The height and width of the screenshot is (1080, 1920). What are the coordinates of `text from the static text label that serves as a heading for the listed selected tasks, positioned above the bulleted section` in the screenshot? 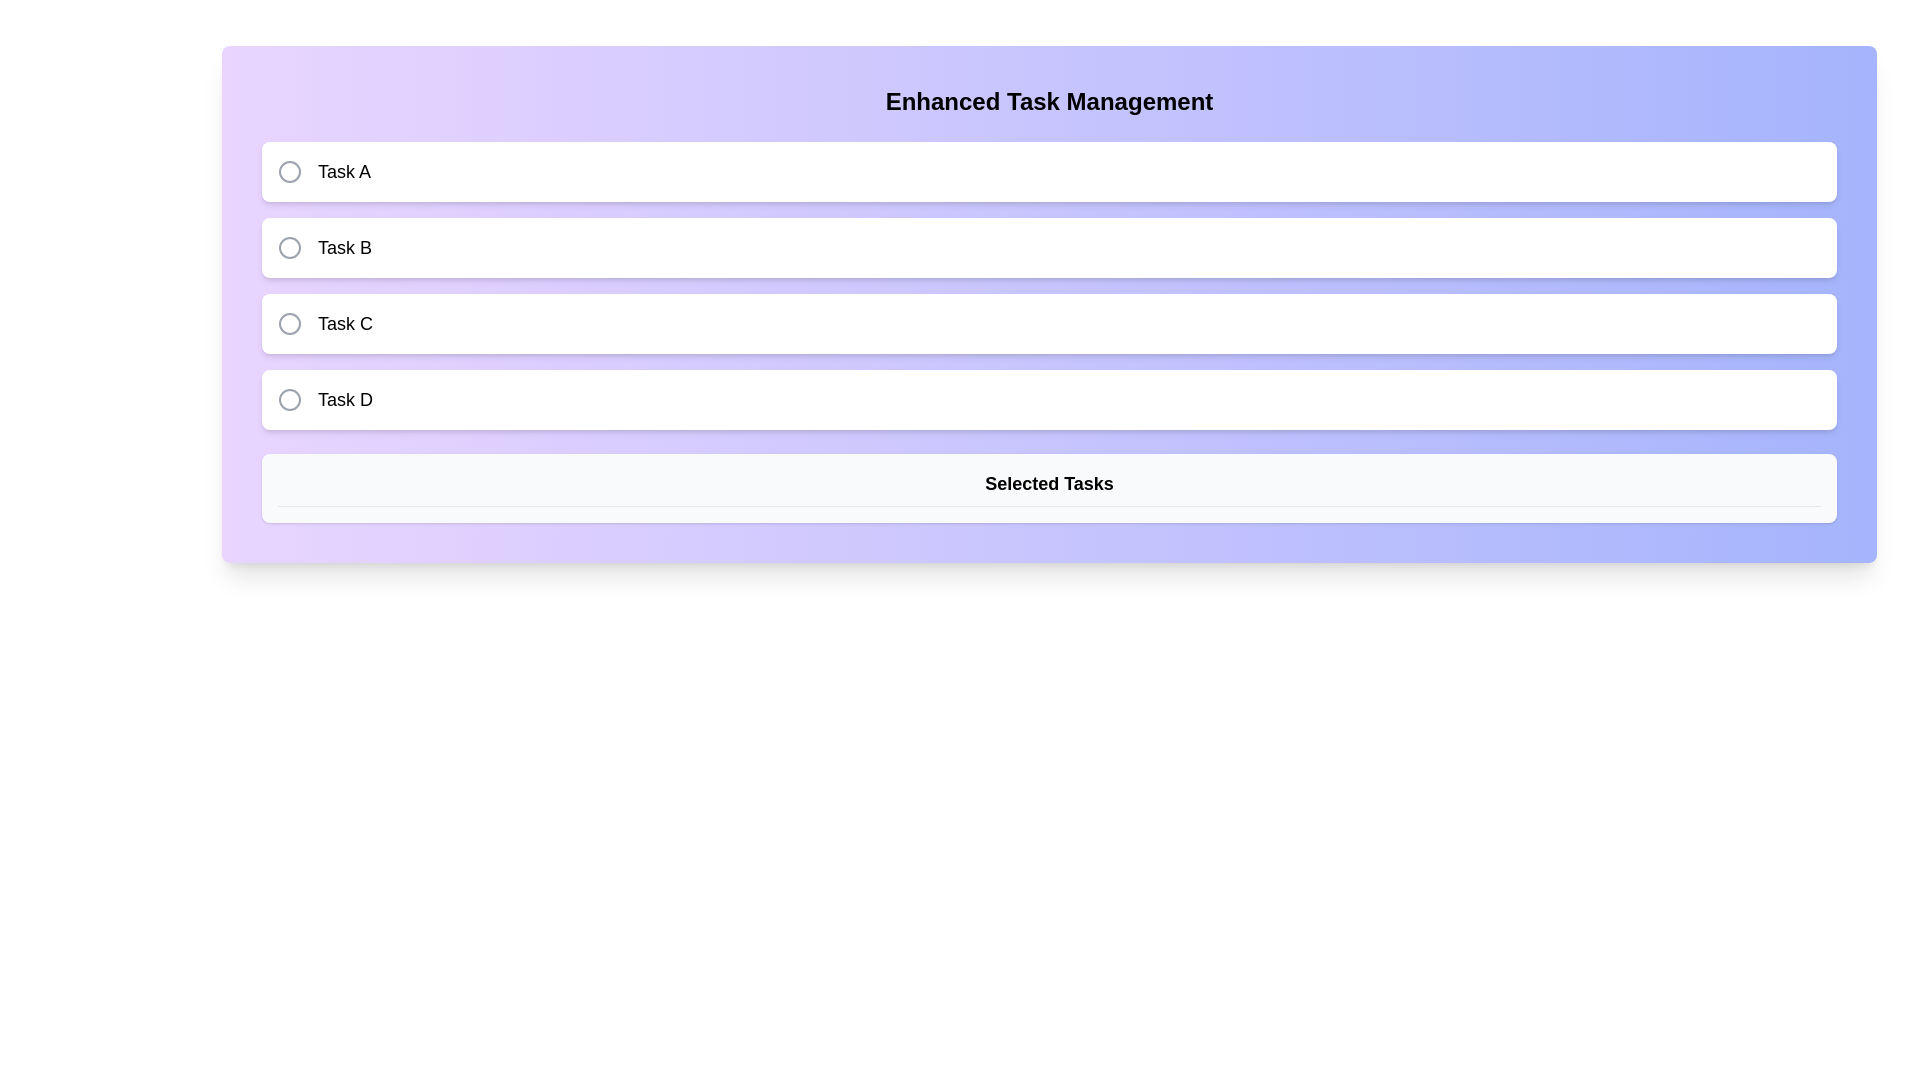 It's located at (1048, 488).